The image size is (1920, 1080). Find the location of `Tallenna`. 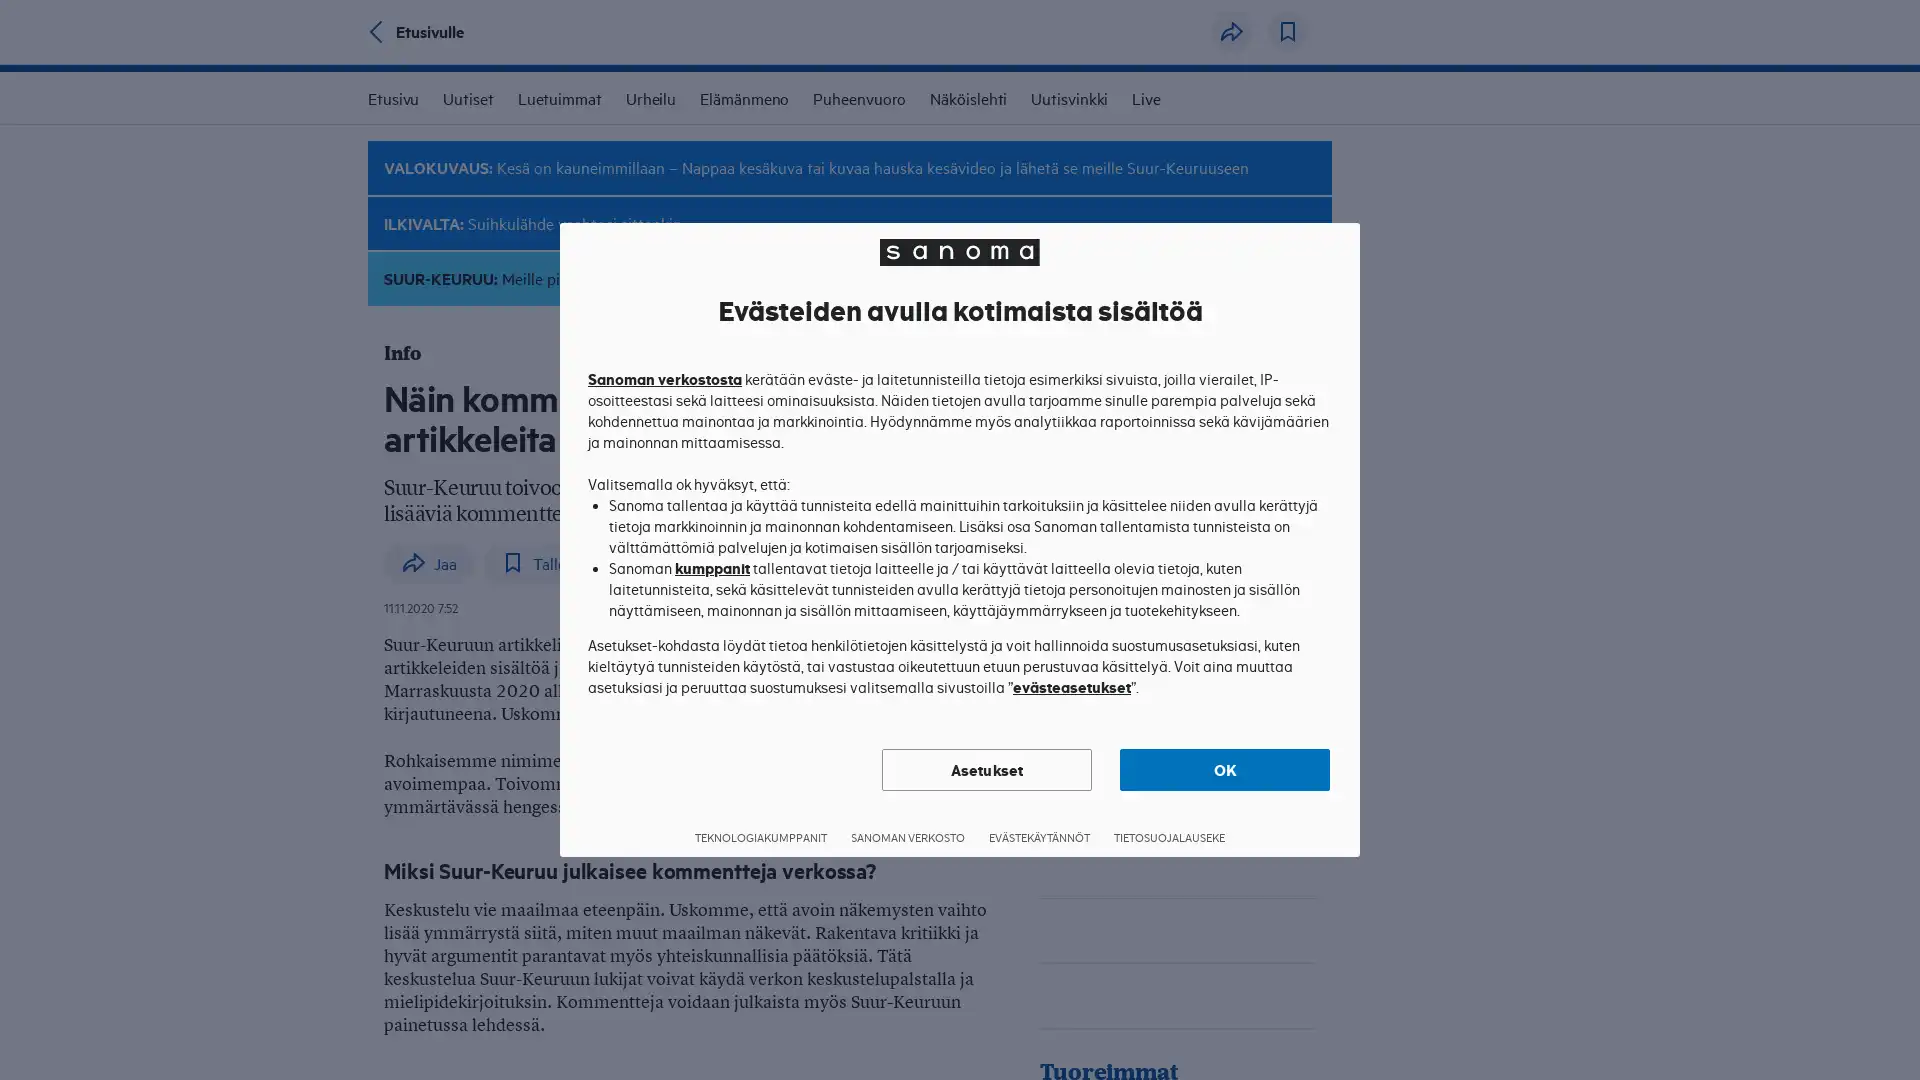

Tallenna is located at coordinates (1287, 31).